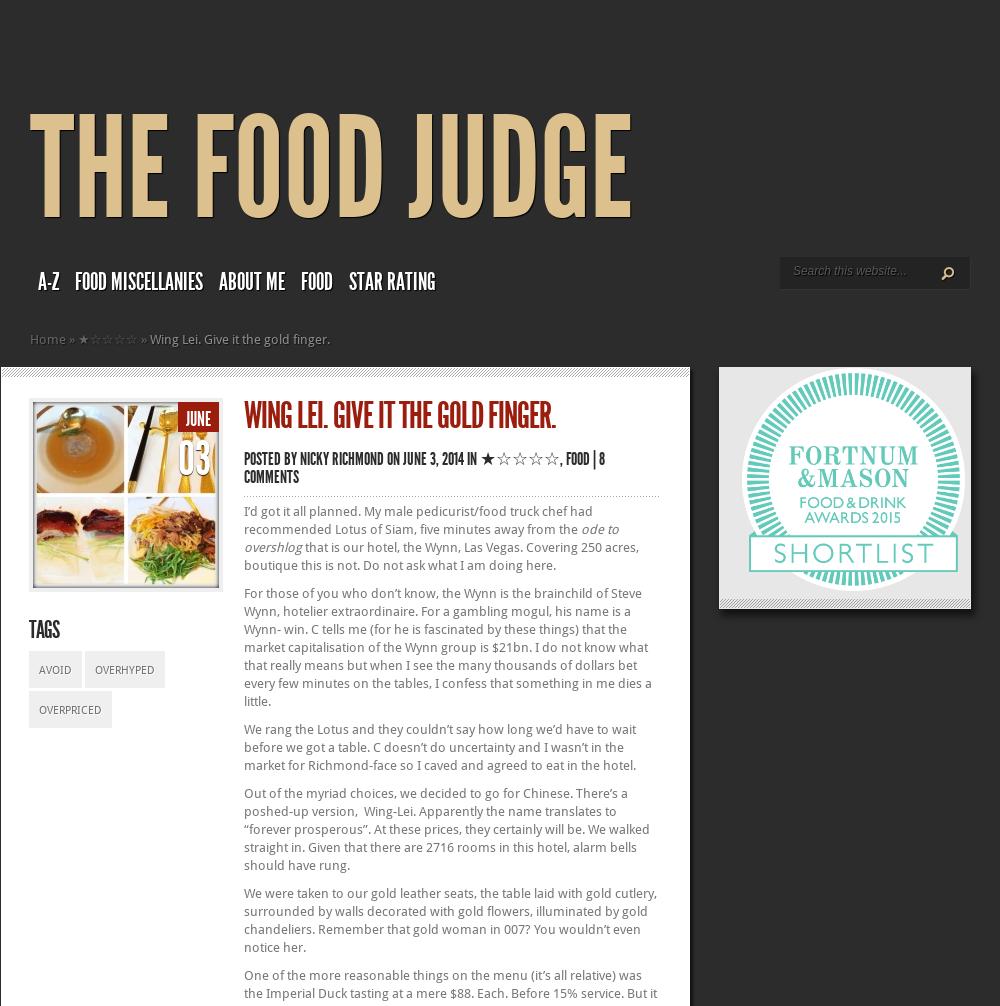  What do you see at coordinates (577, 458) in the screenshot?
I see `'food'` at bounding box center [577, 458].